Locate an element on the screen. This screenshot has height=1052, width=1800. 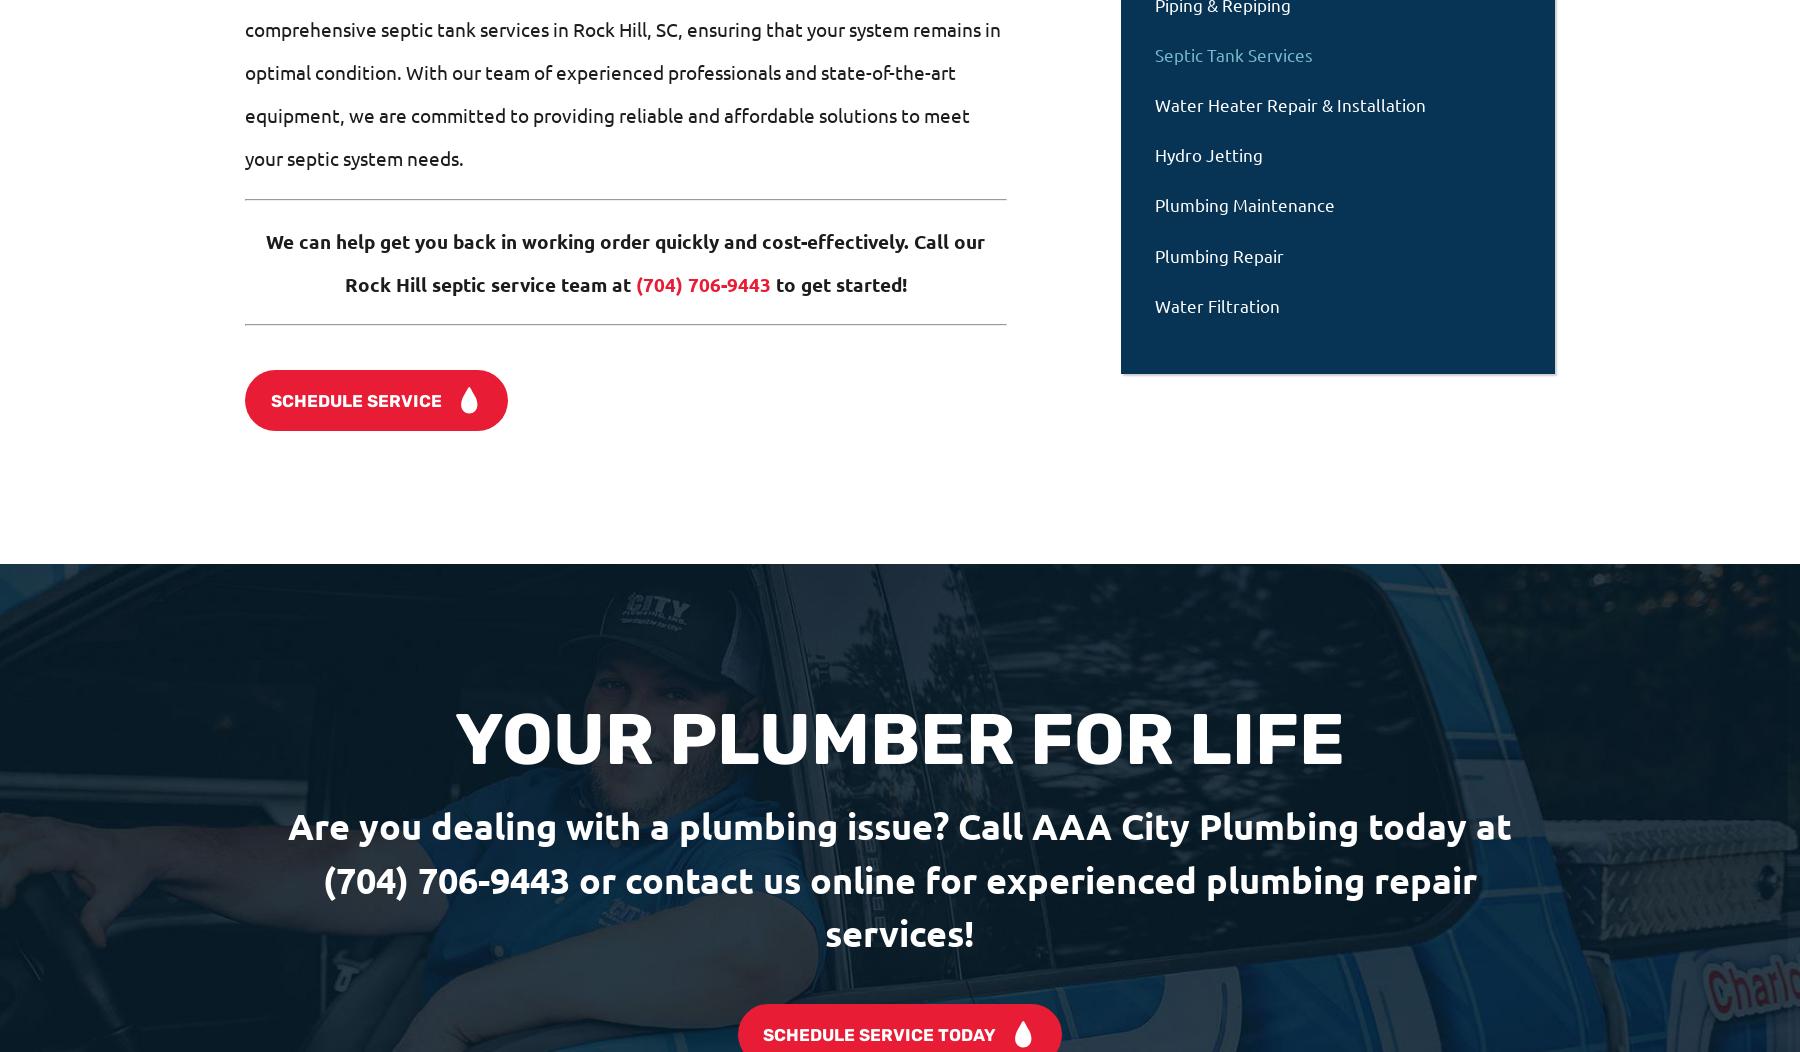
'Hand Picked Team' is located at coordinates (1185, 178).